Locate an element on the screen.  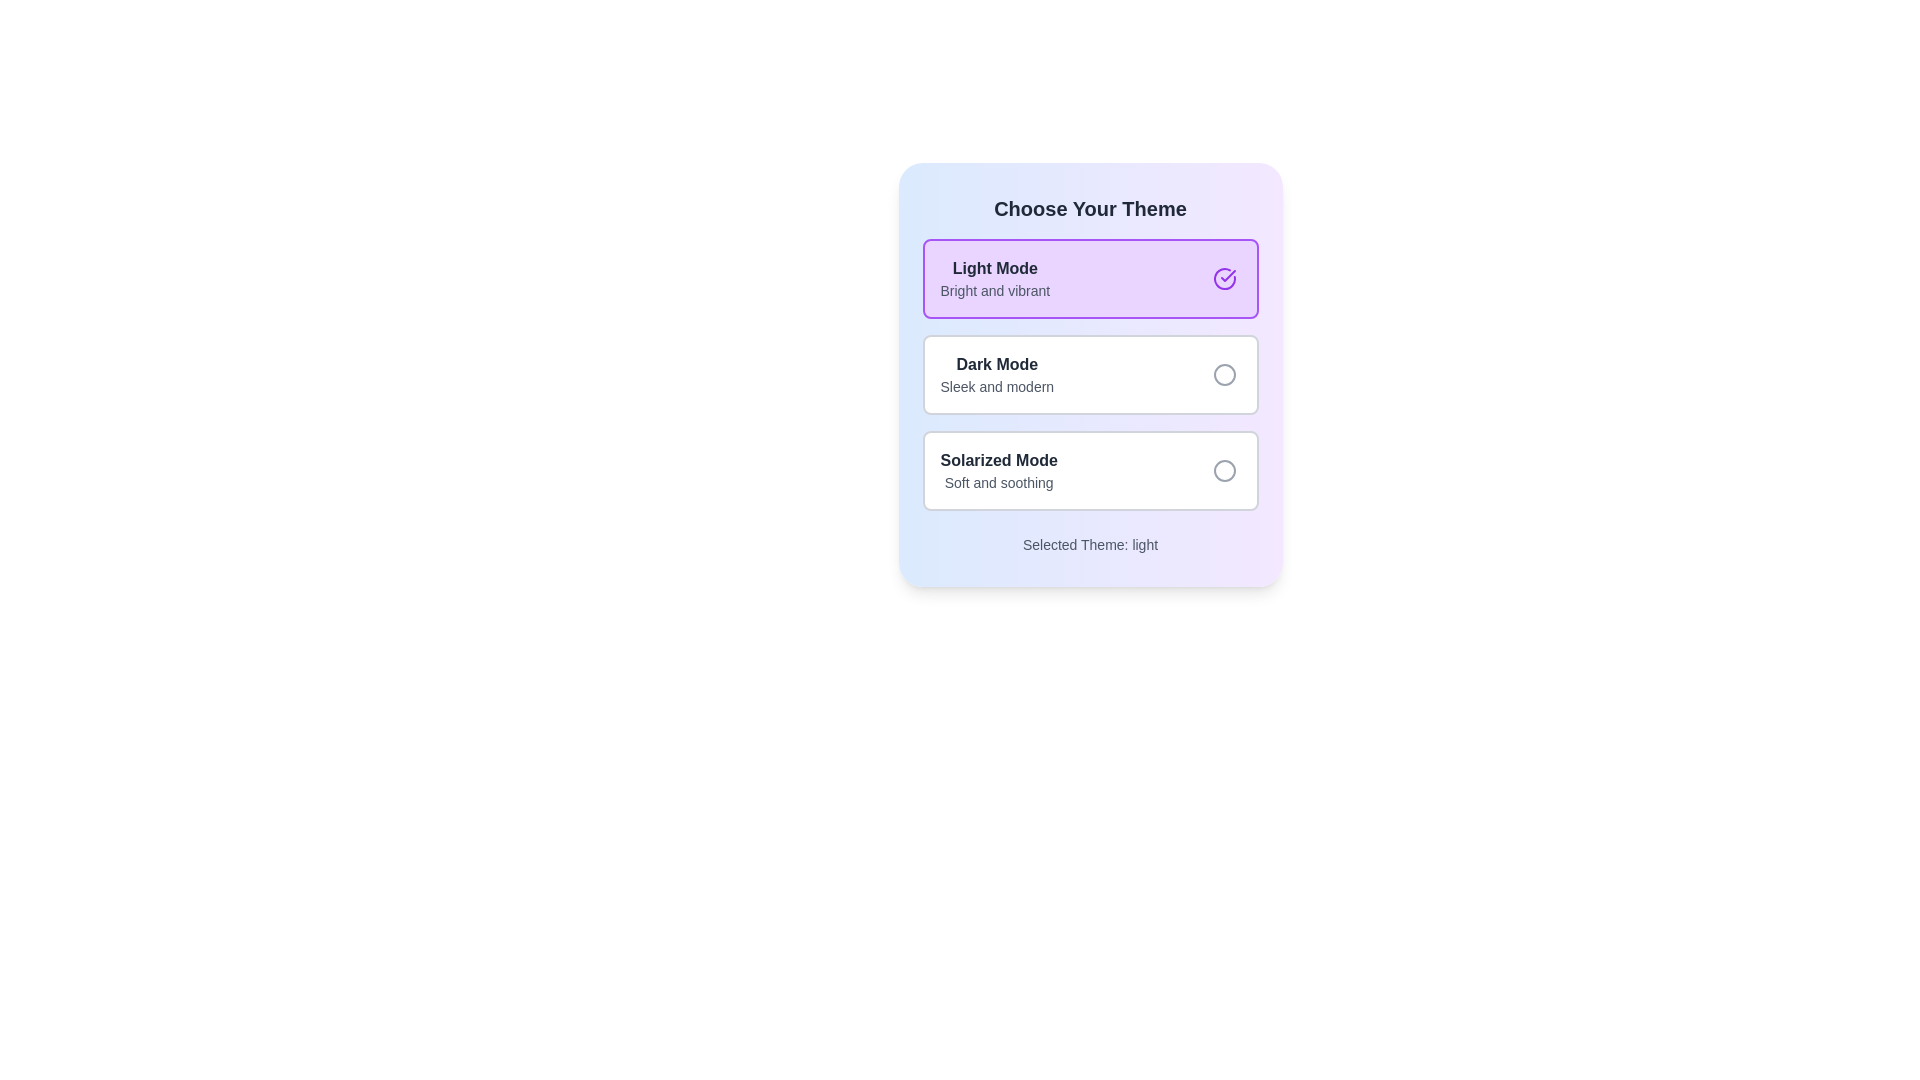
the text display containing 'Bright and vibrant', which is located immediately below the 'Light Mode' title in the 'Choose Your Theme' dialogue is located at coordinates (995, 290).